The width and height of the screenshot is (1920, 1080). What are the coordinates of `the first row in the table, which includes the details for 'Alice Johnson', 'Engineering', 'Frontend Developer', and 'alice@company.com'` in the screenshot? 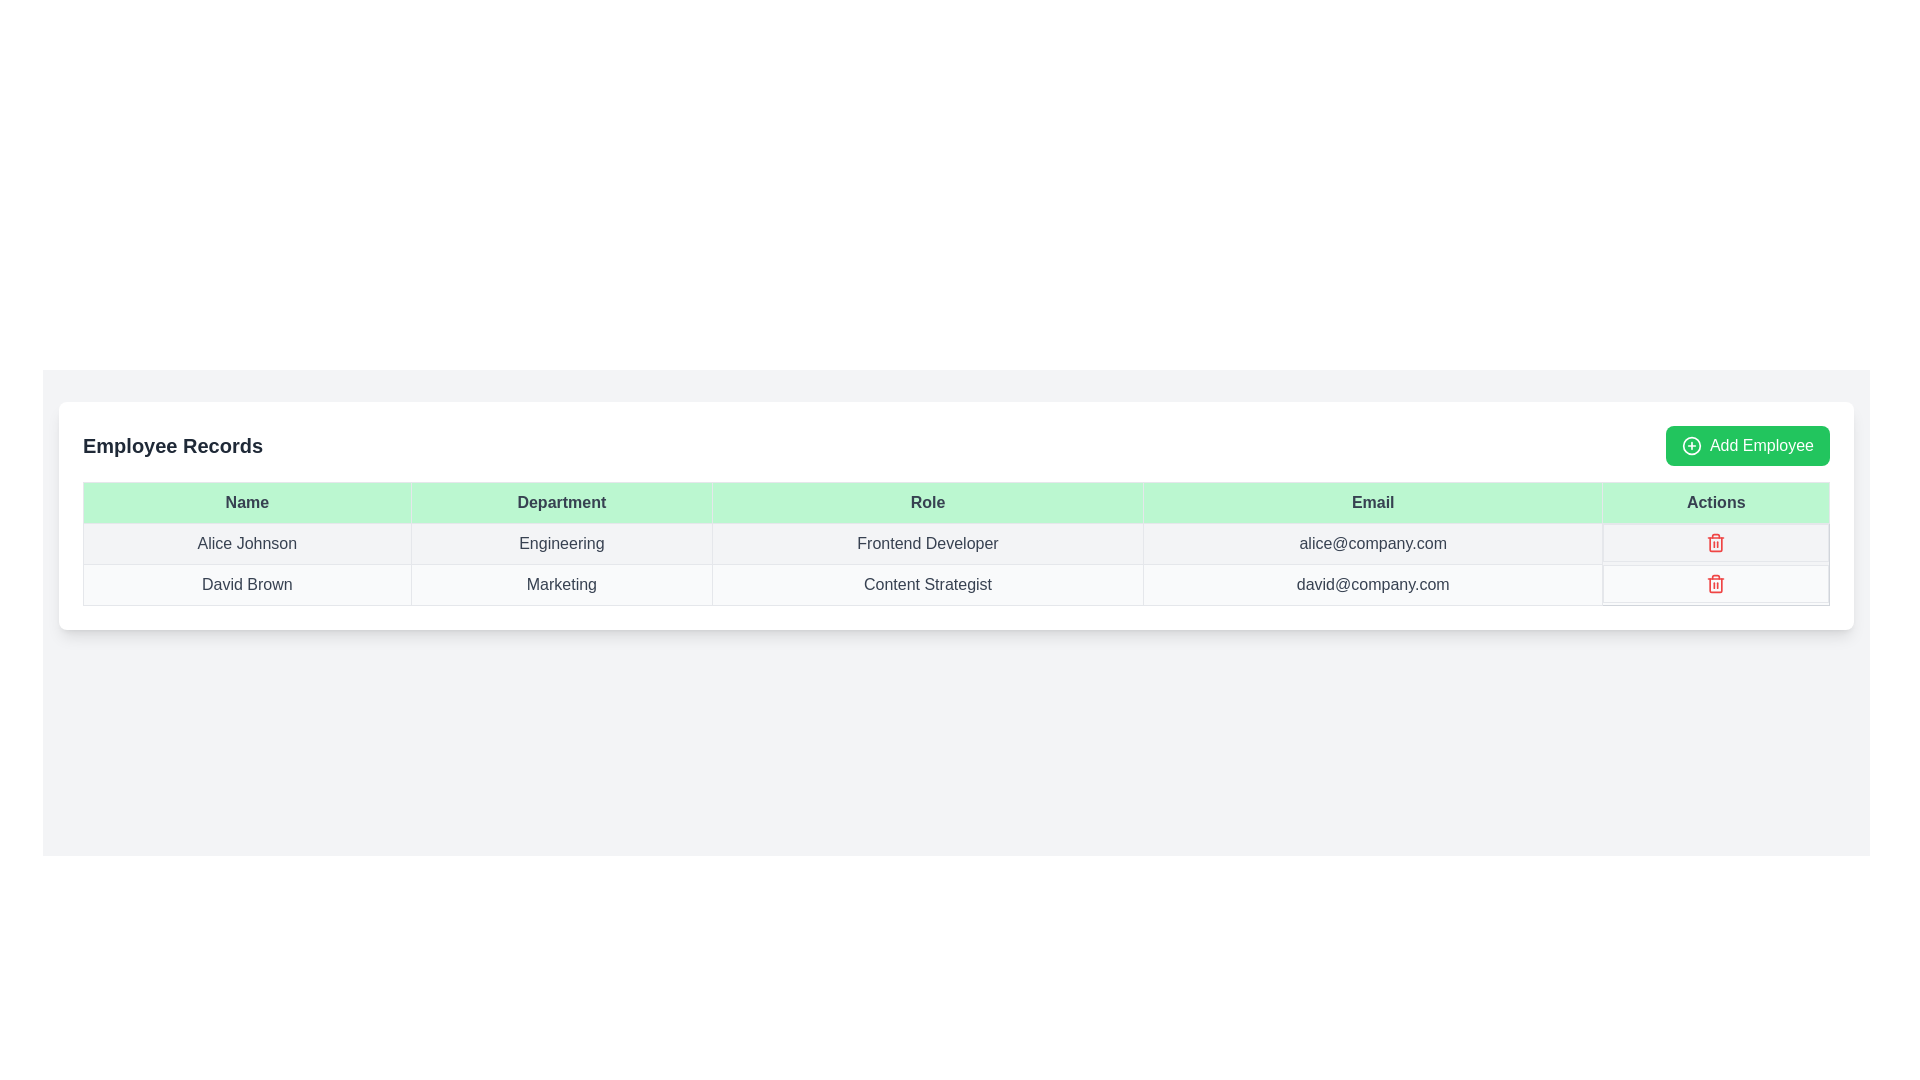 It's located at (955, 543).